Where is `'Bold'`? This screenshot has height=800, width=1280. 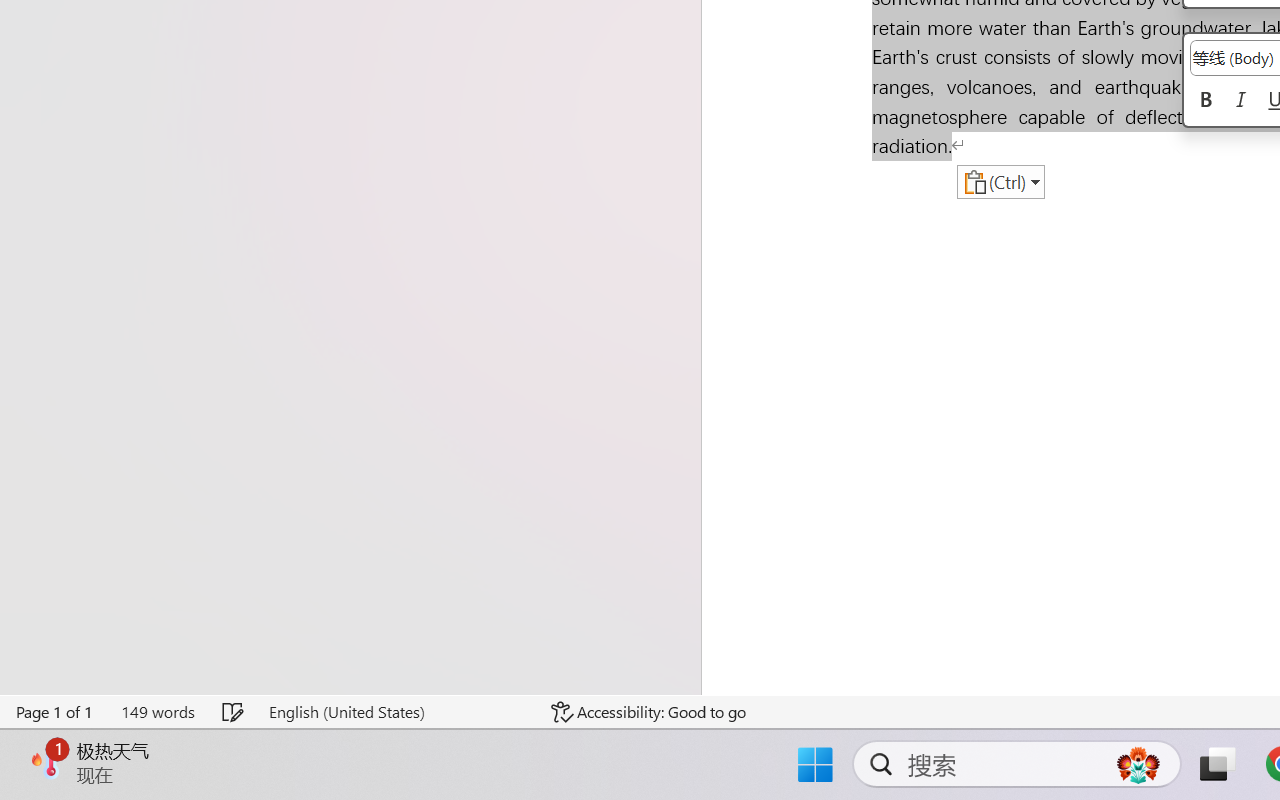
'Bold' is located at coordinates (1205, 100).